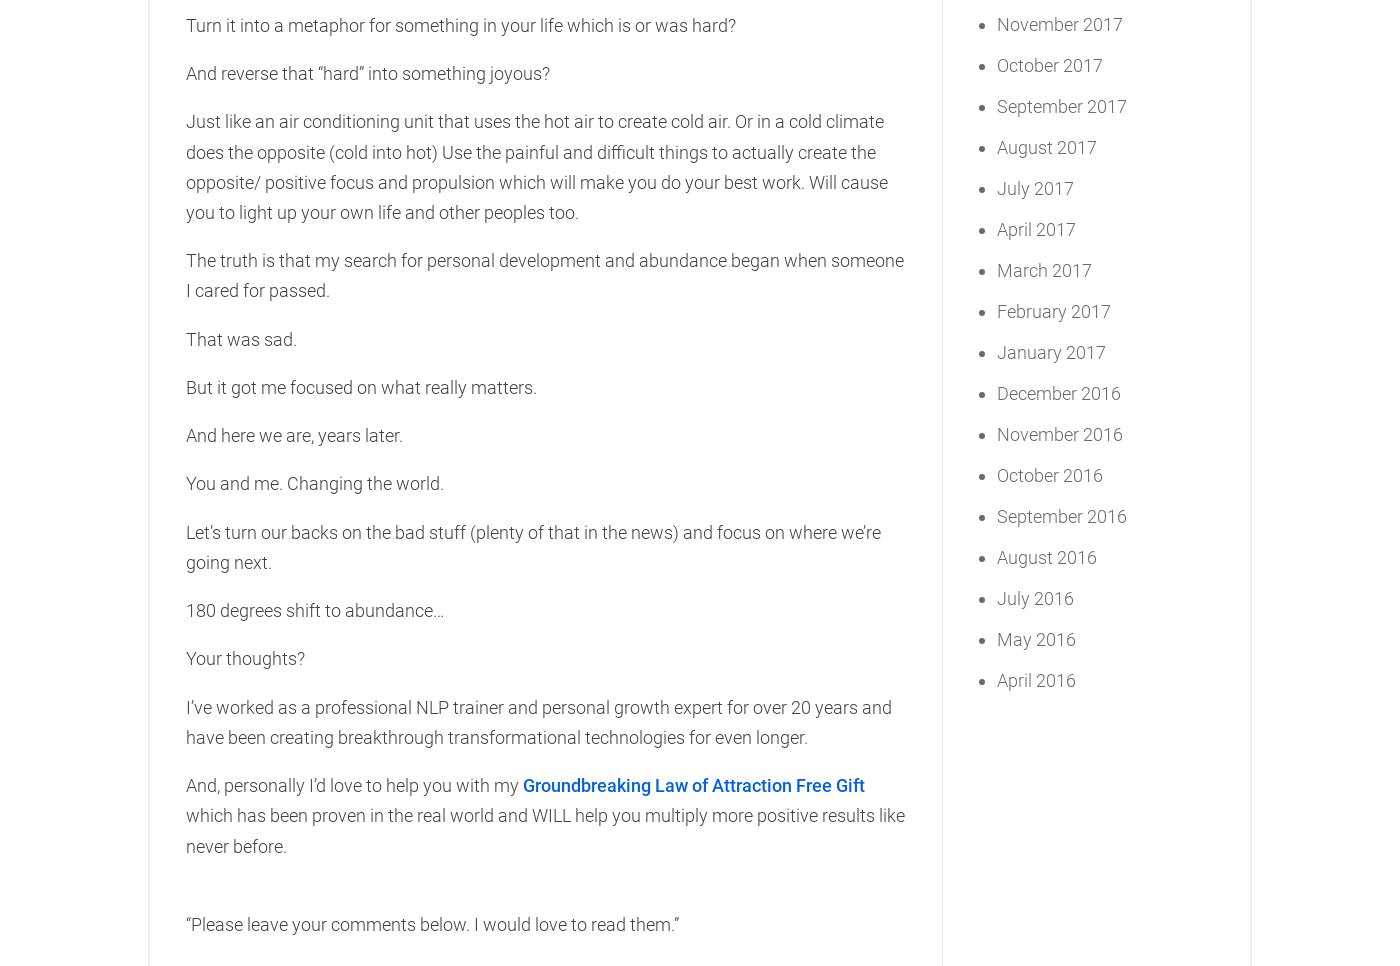  What do you see at coordinates (1062, 105) in the screenshot?
I see `'September 2017'` at bounding box center [1062, 105].